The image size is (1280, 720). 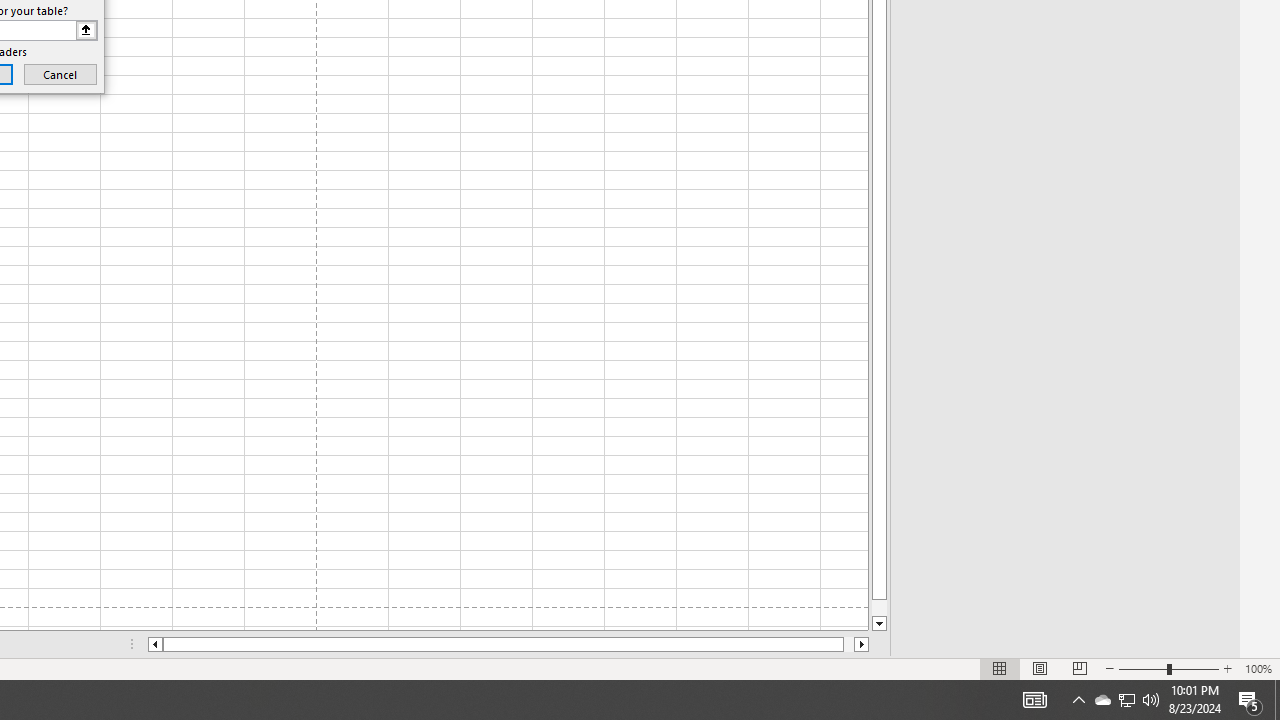 I want to click on 'Zoom In', so click(x=1226, y=669).